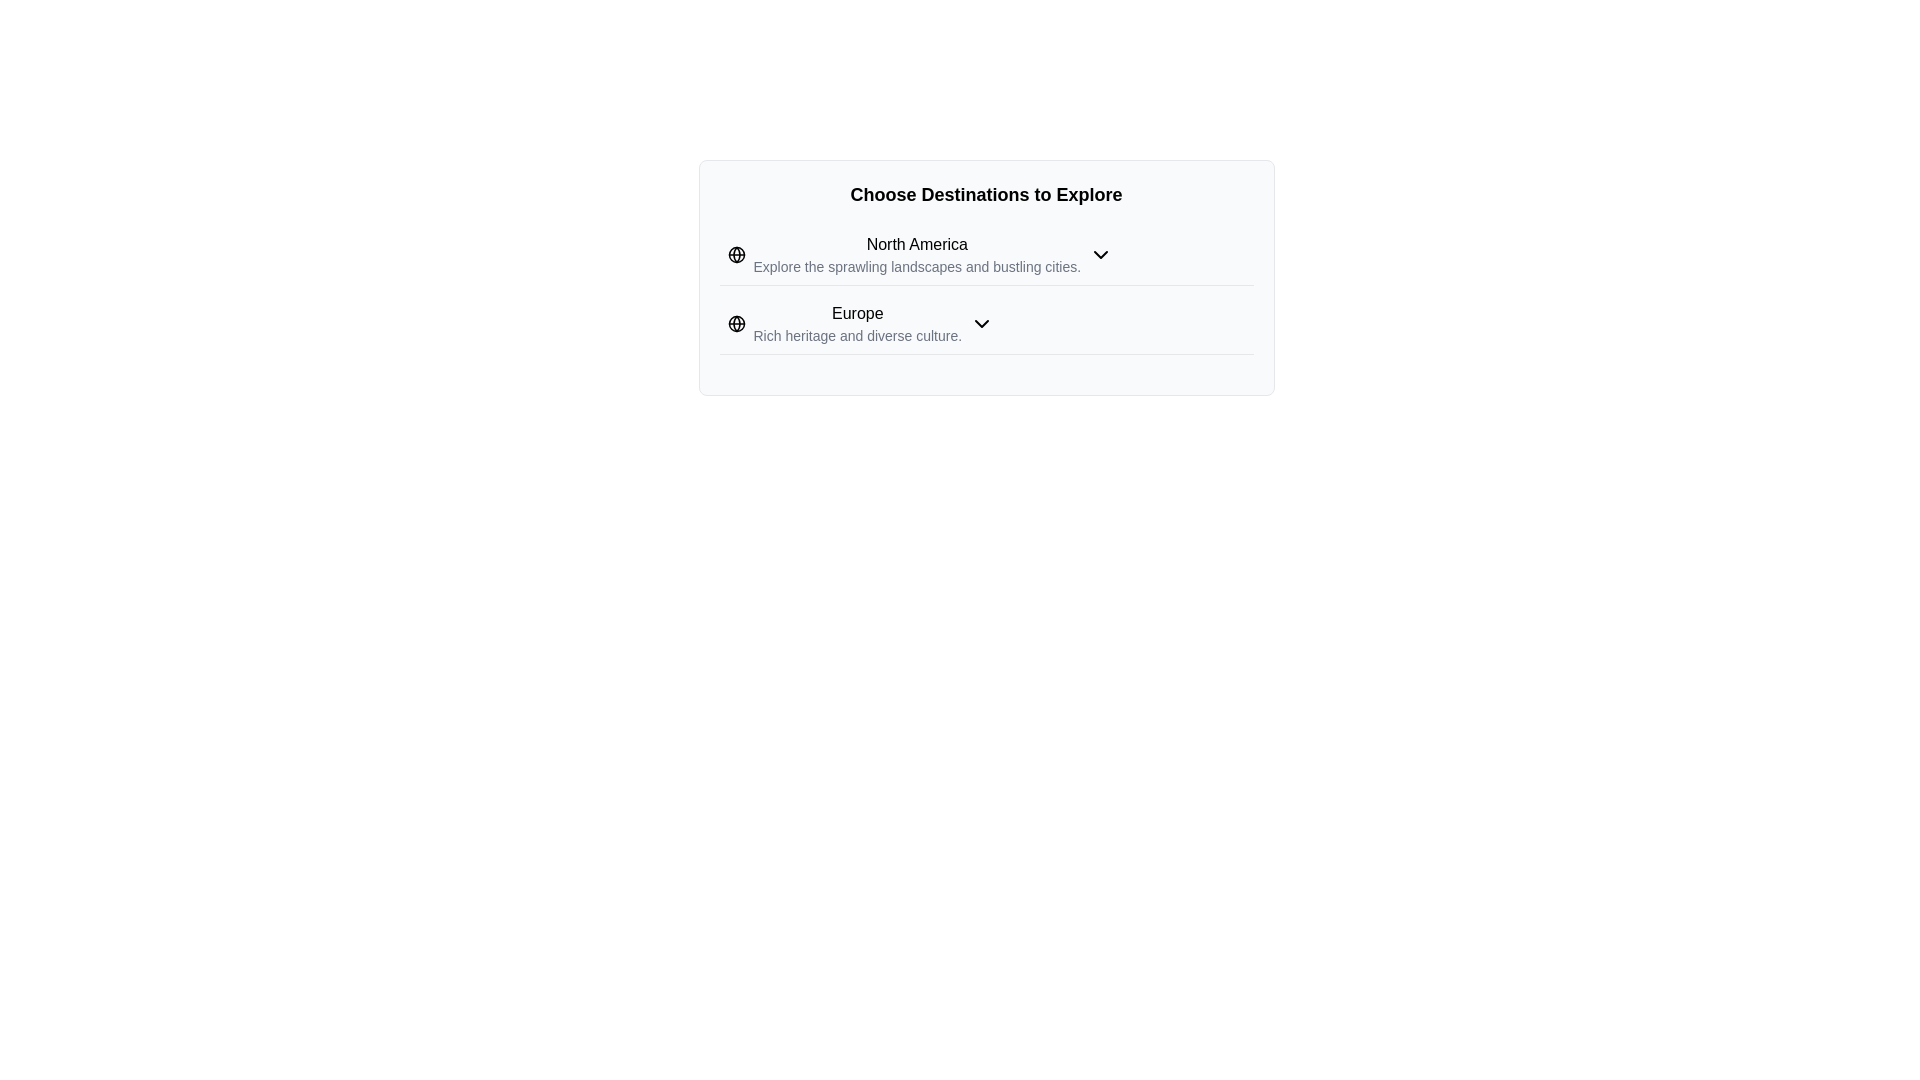 The image size is (1920, 1080). What do you see at coordinates (1100, 253) in the screenshot?
I see `the dropdown icon located at the right end of the 'North America' text` at bounding box center [1100, 253].